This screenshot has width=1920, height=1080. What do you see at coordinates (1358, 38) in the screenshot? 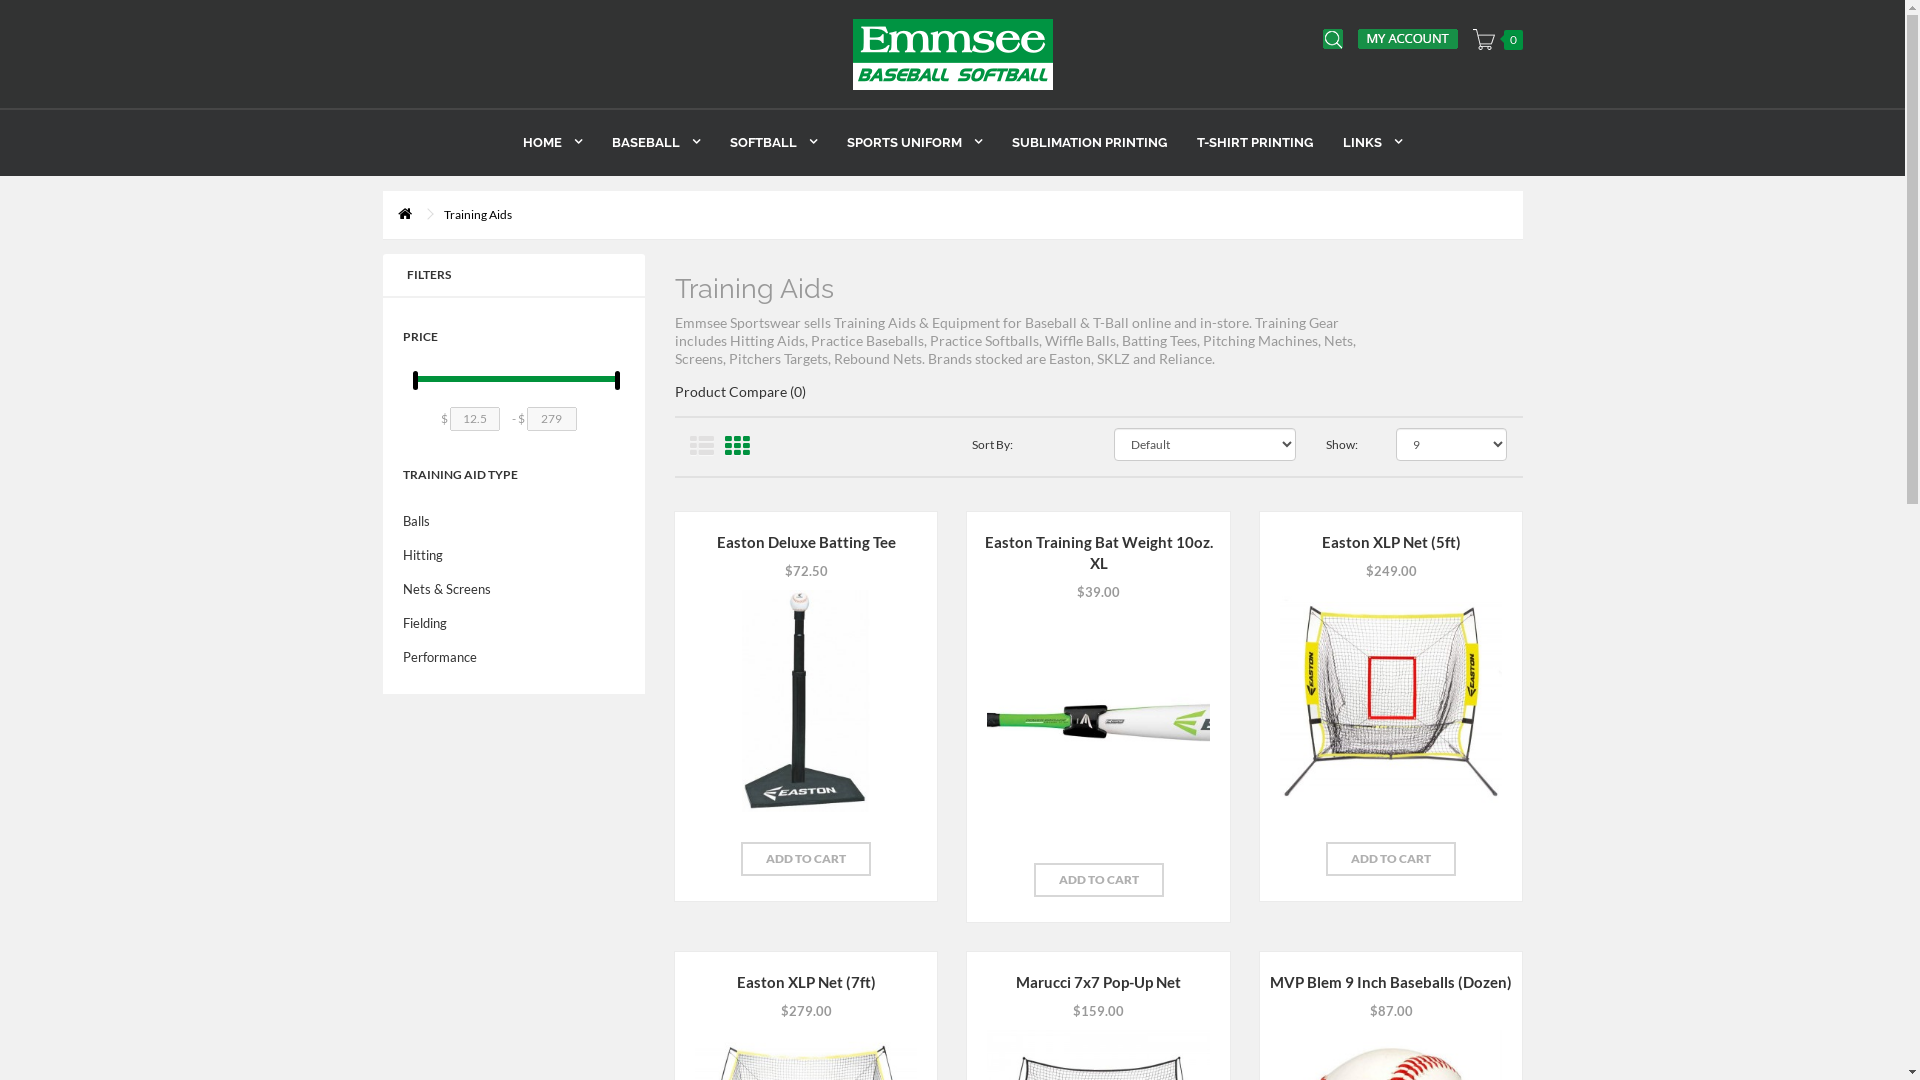
I see `'My Account'` at bounding box center [1358, 38].